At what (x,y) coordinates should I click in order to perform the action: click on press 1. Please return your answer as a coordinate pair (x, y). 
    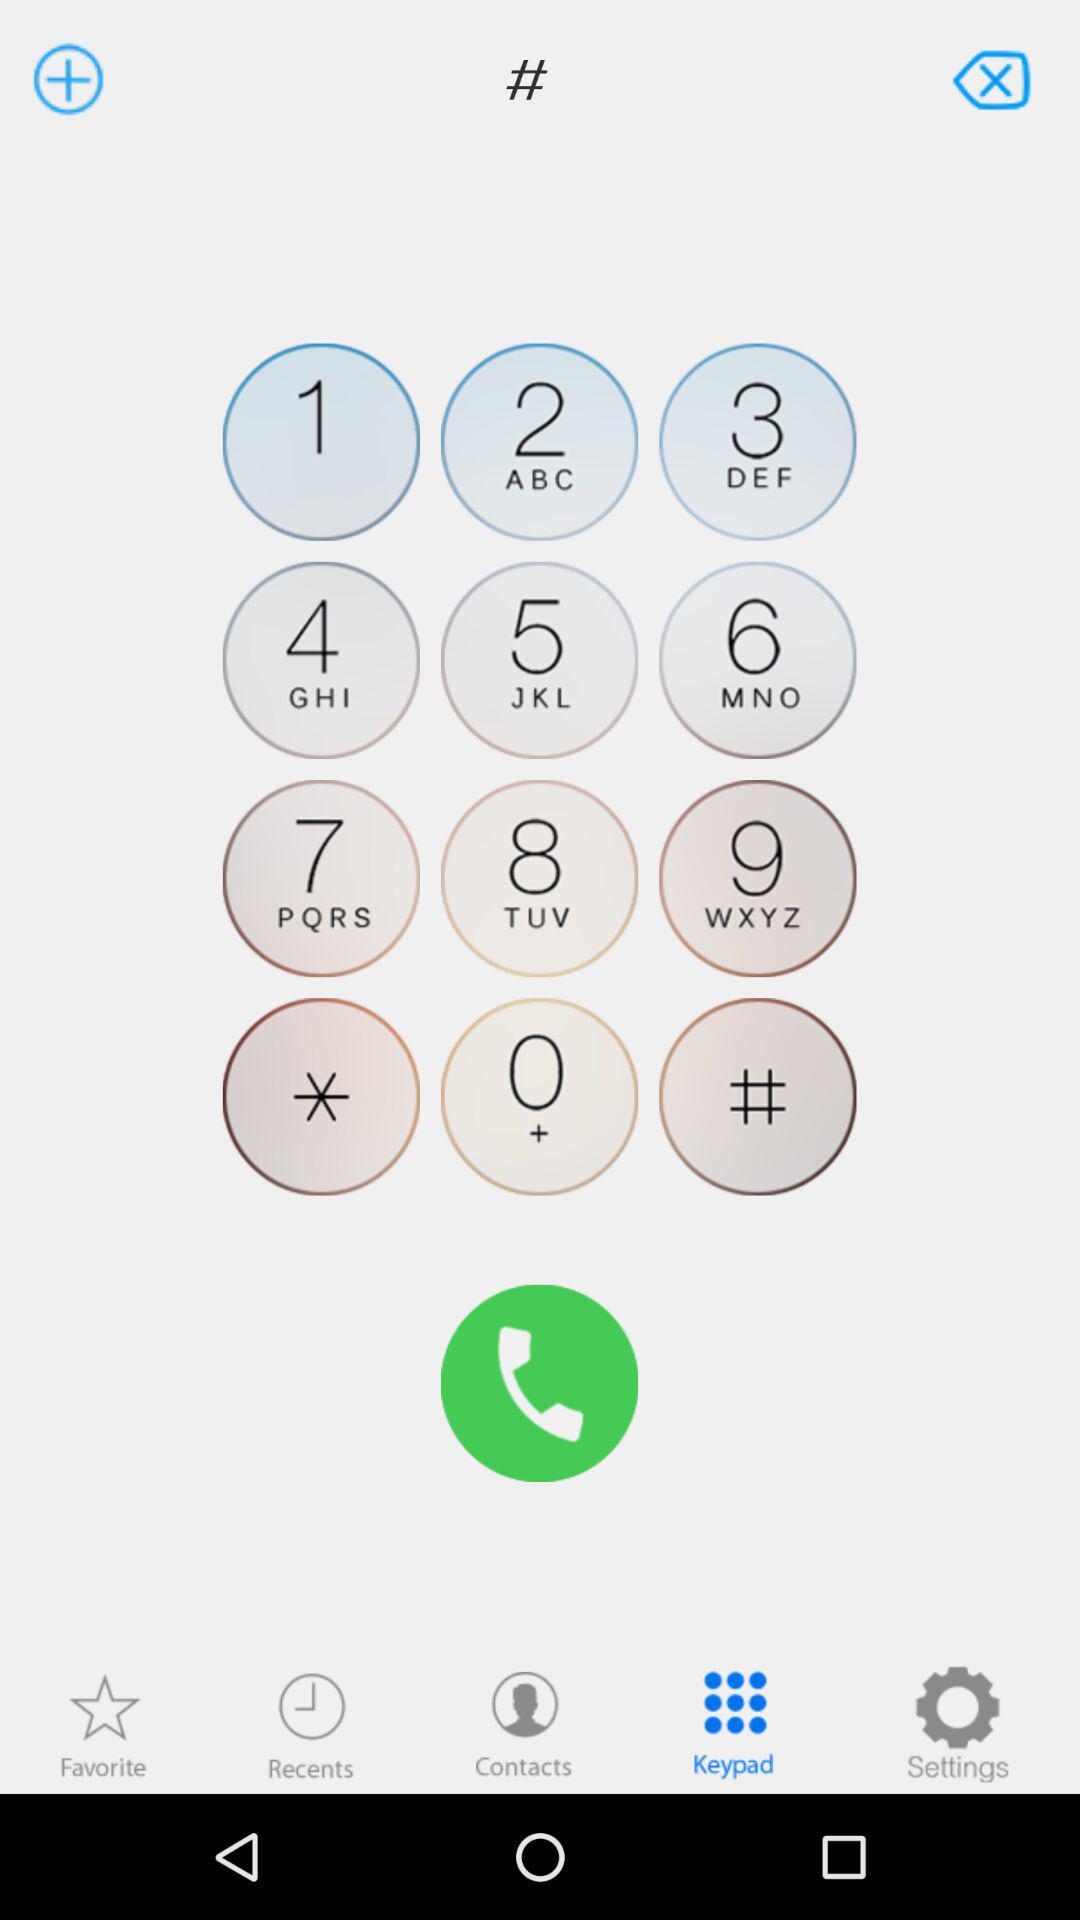
    Looking at the image, I should click on (320, 441).